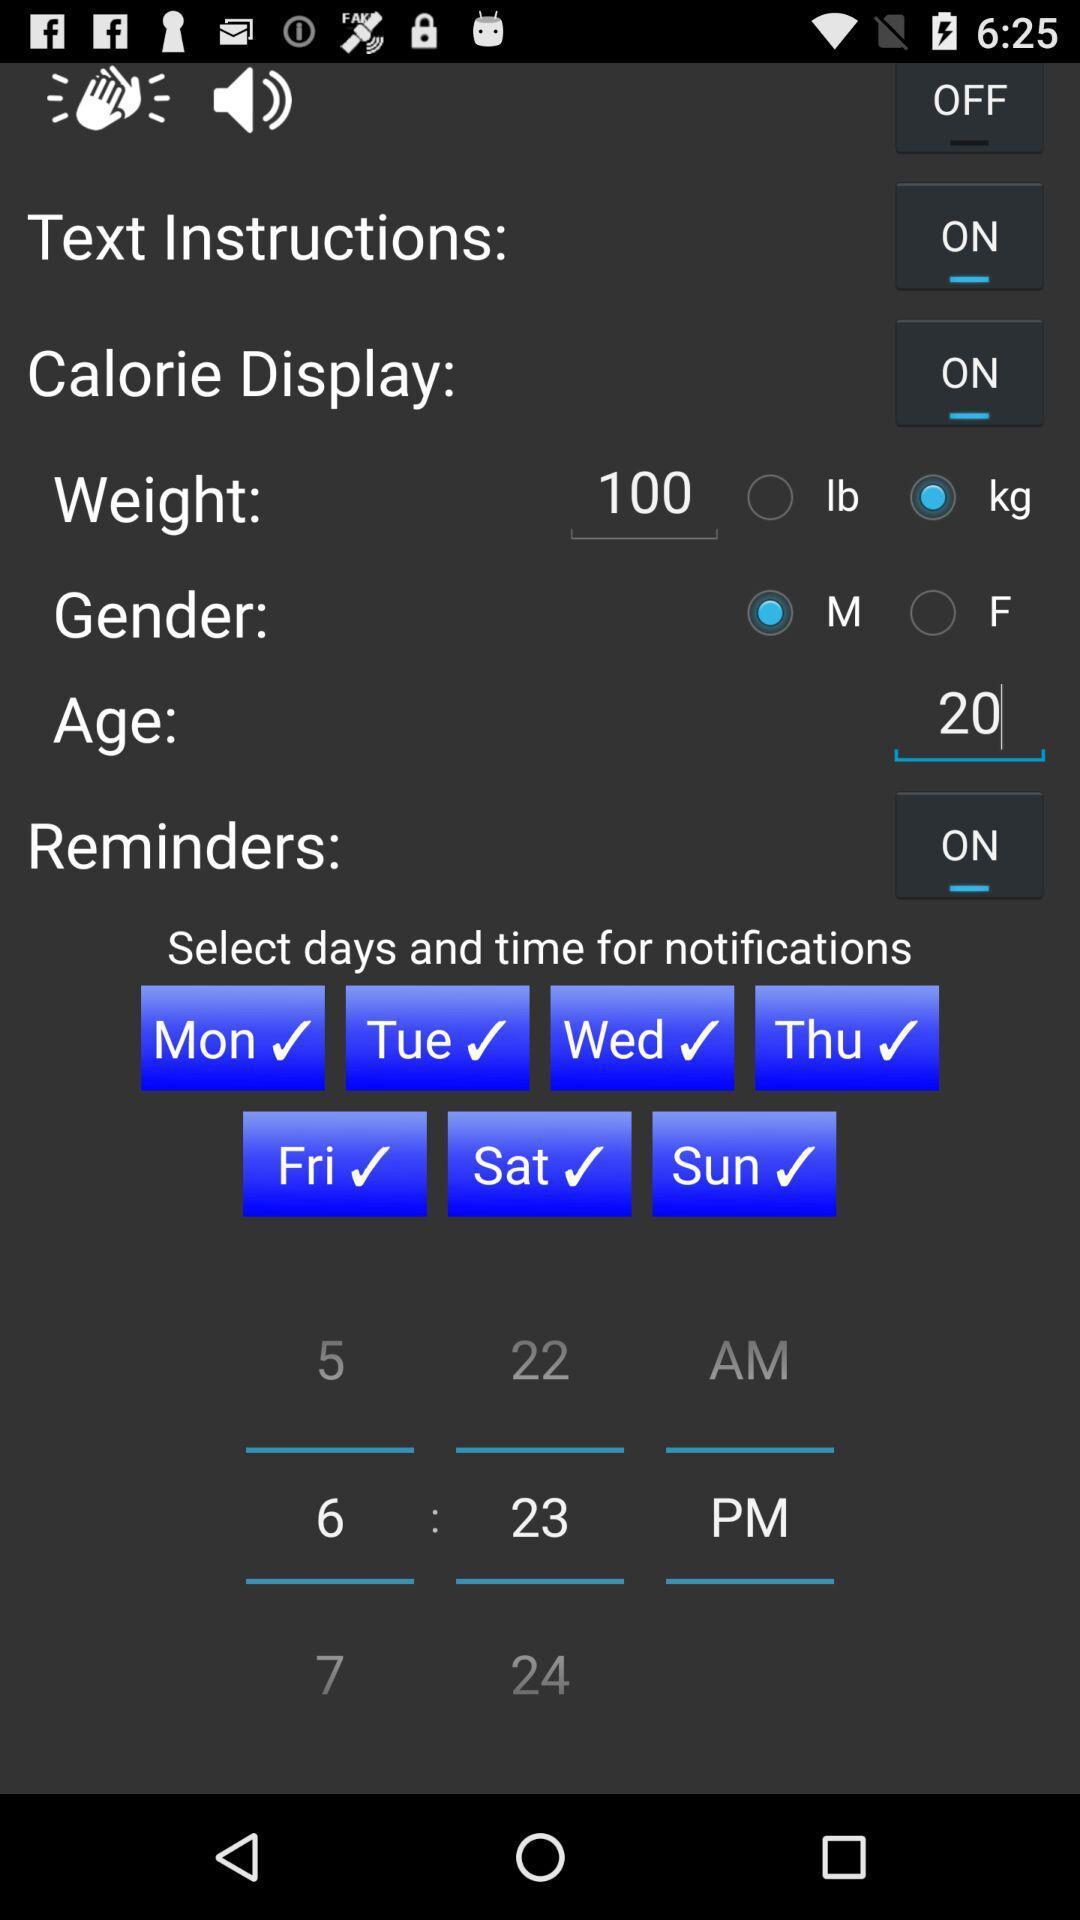 The width and height of the screenshot is (1080, 1920). What do you see at coordinates (774, 611) in the screenshot?
I see `poit` at bounding box center [774, 611].